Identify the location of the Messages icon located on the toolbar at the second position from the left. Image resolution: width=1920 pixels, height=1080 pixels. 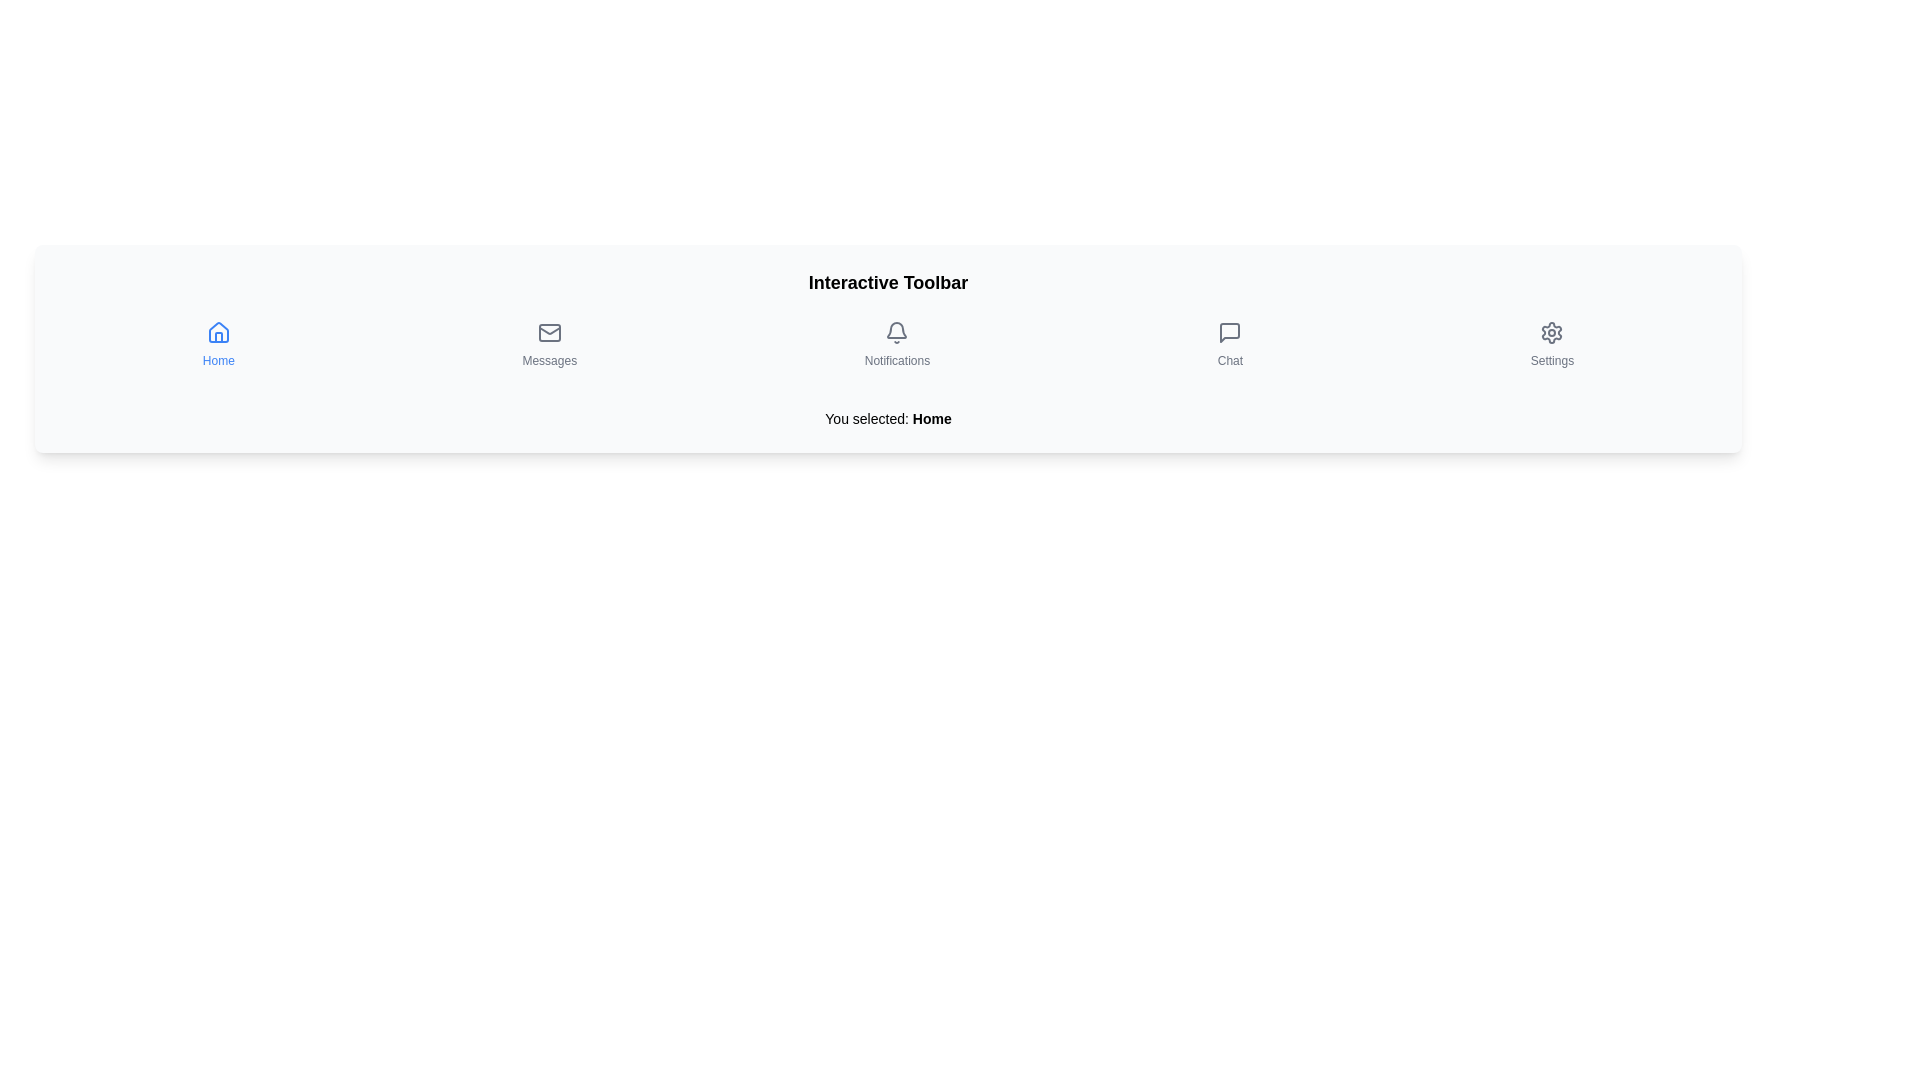
(549, 331).